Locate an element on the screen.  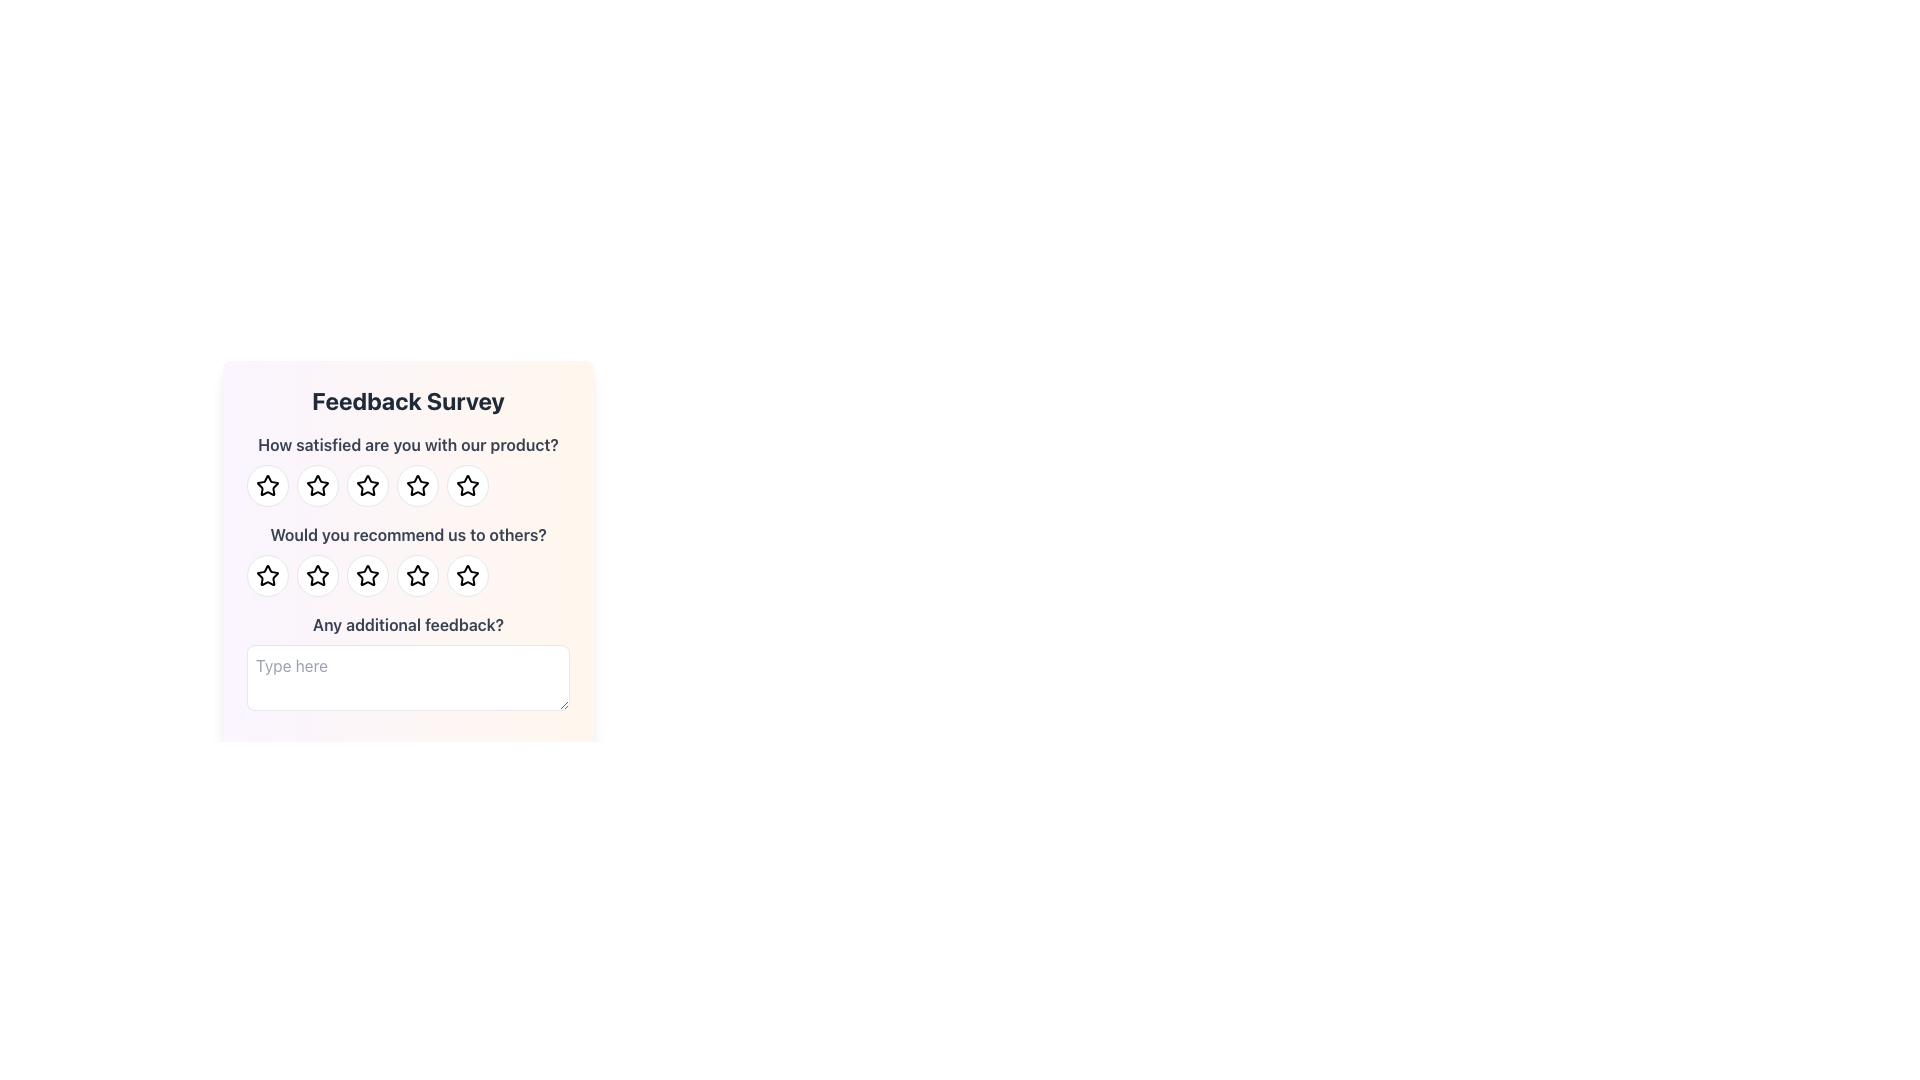
the static label displaying the question 'Would you recommend us to others?' which is positioned above the star icons in the survey interface is located at coordinates (407, 534).